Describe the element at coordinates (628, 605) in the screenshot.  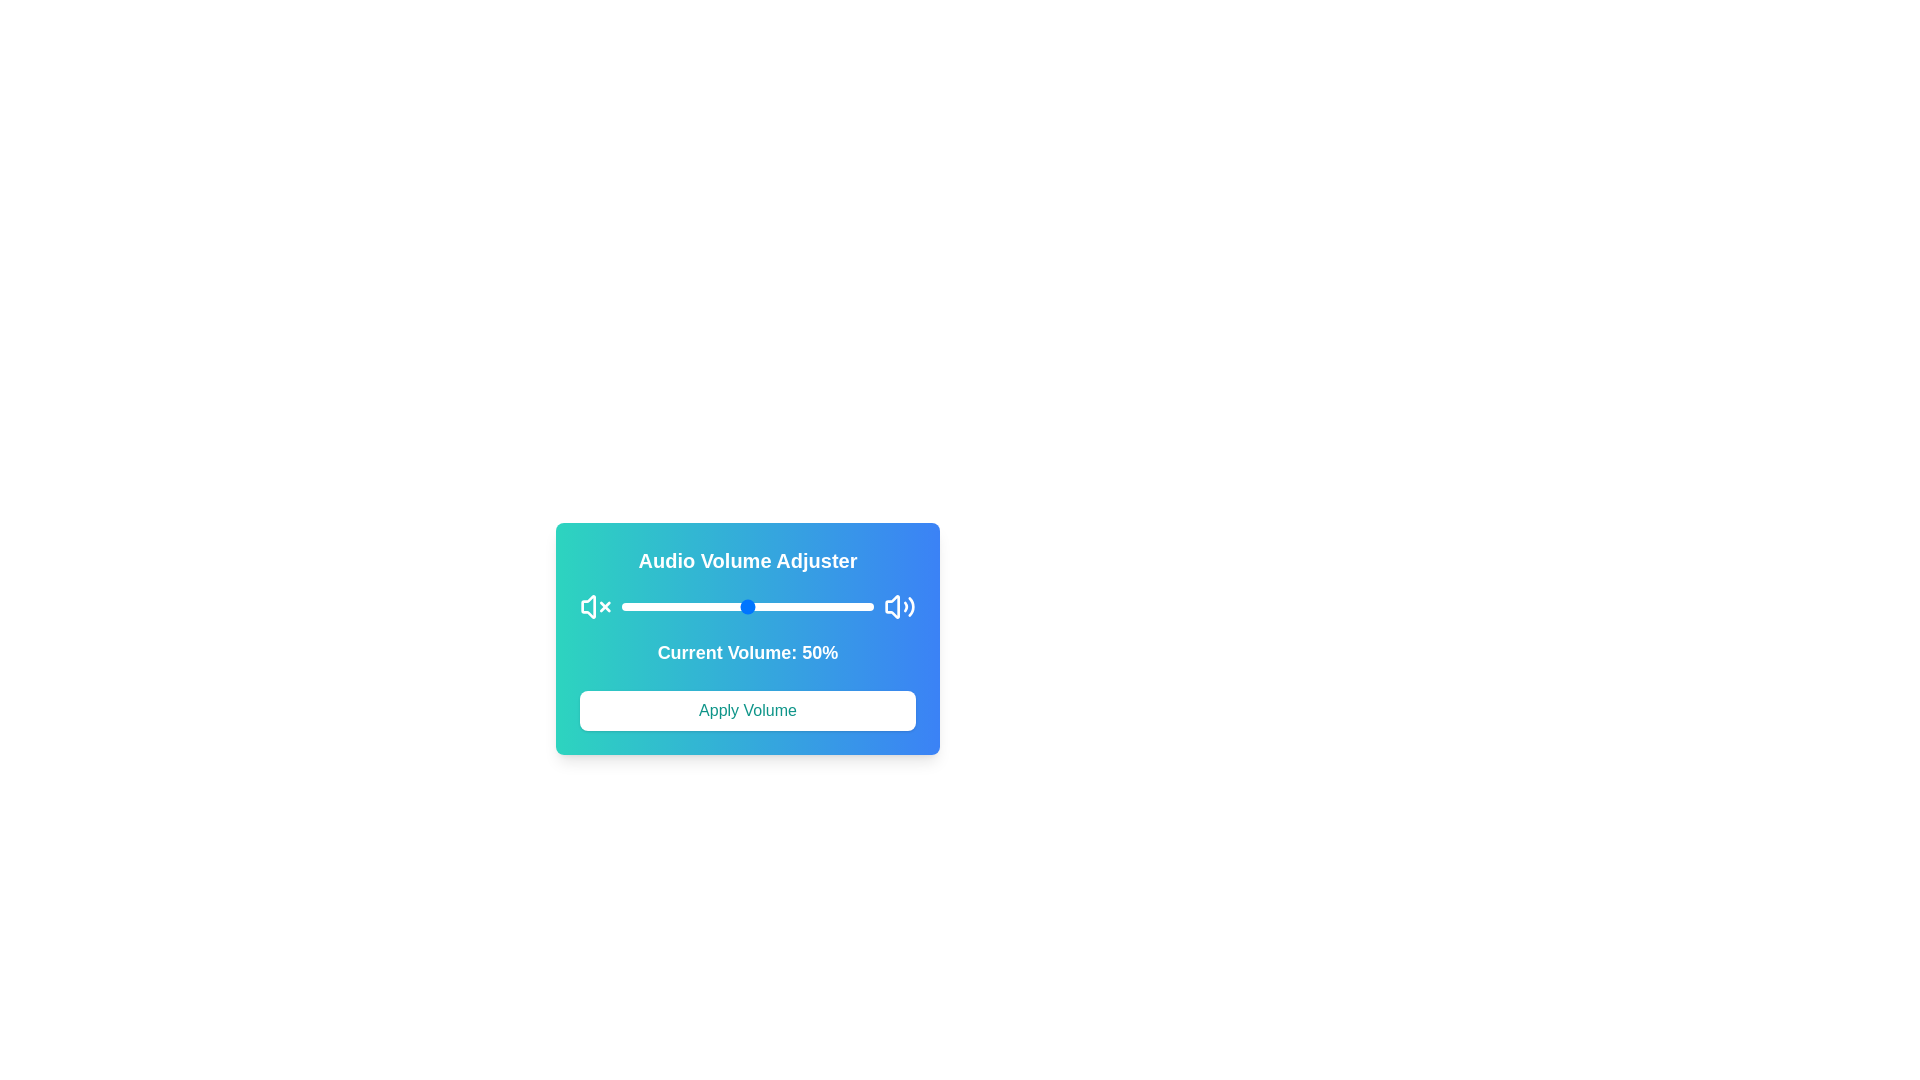
I see `the volume to 3% by dragging the slider` at that location.